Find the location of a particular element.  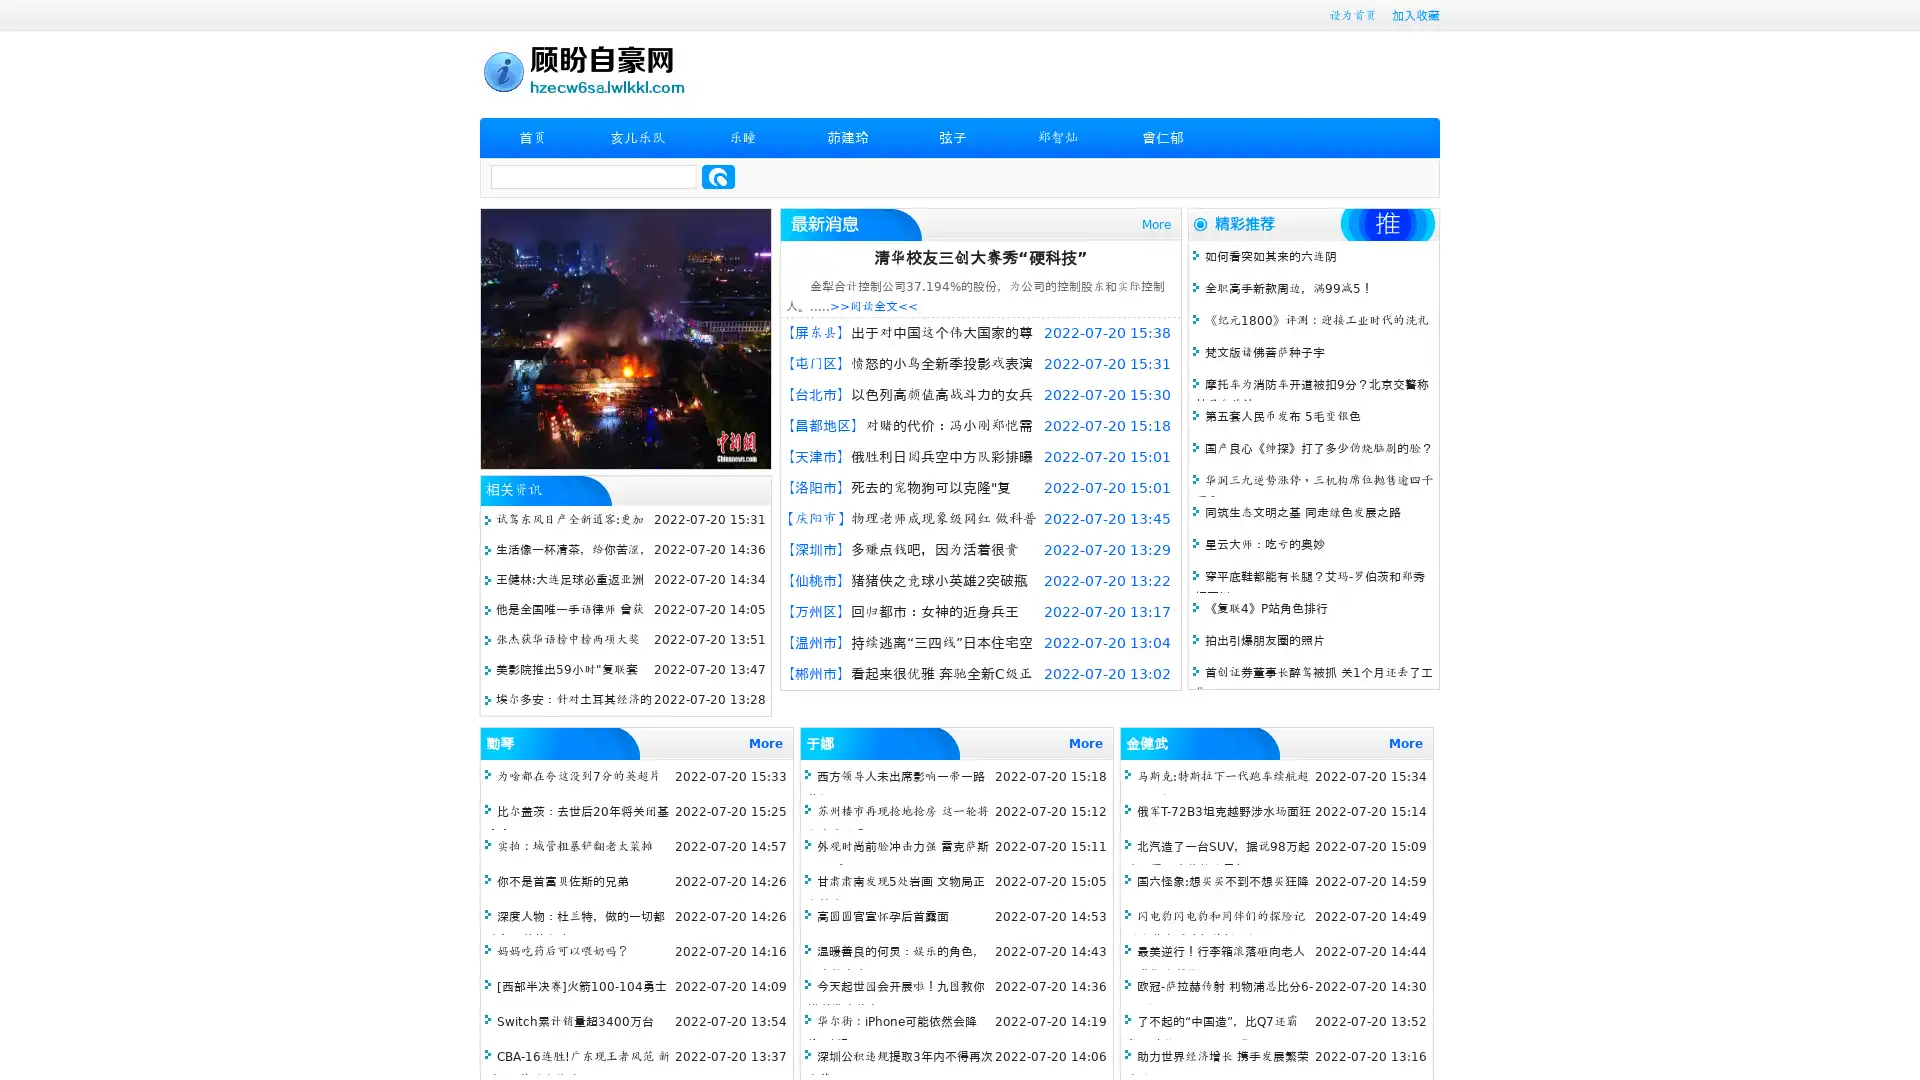

Search is located at coordinates (718, 176).